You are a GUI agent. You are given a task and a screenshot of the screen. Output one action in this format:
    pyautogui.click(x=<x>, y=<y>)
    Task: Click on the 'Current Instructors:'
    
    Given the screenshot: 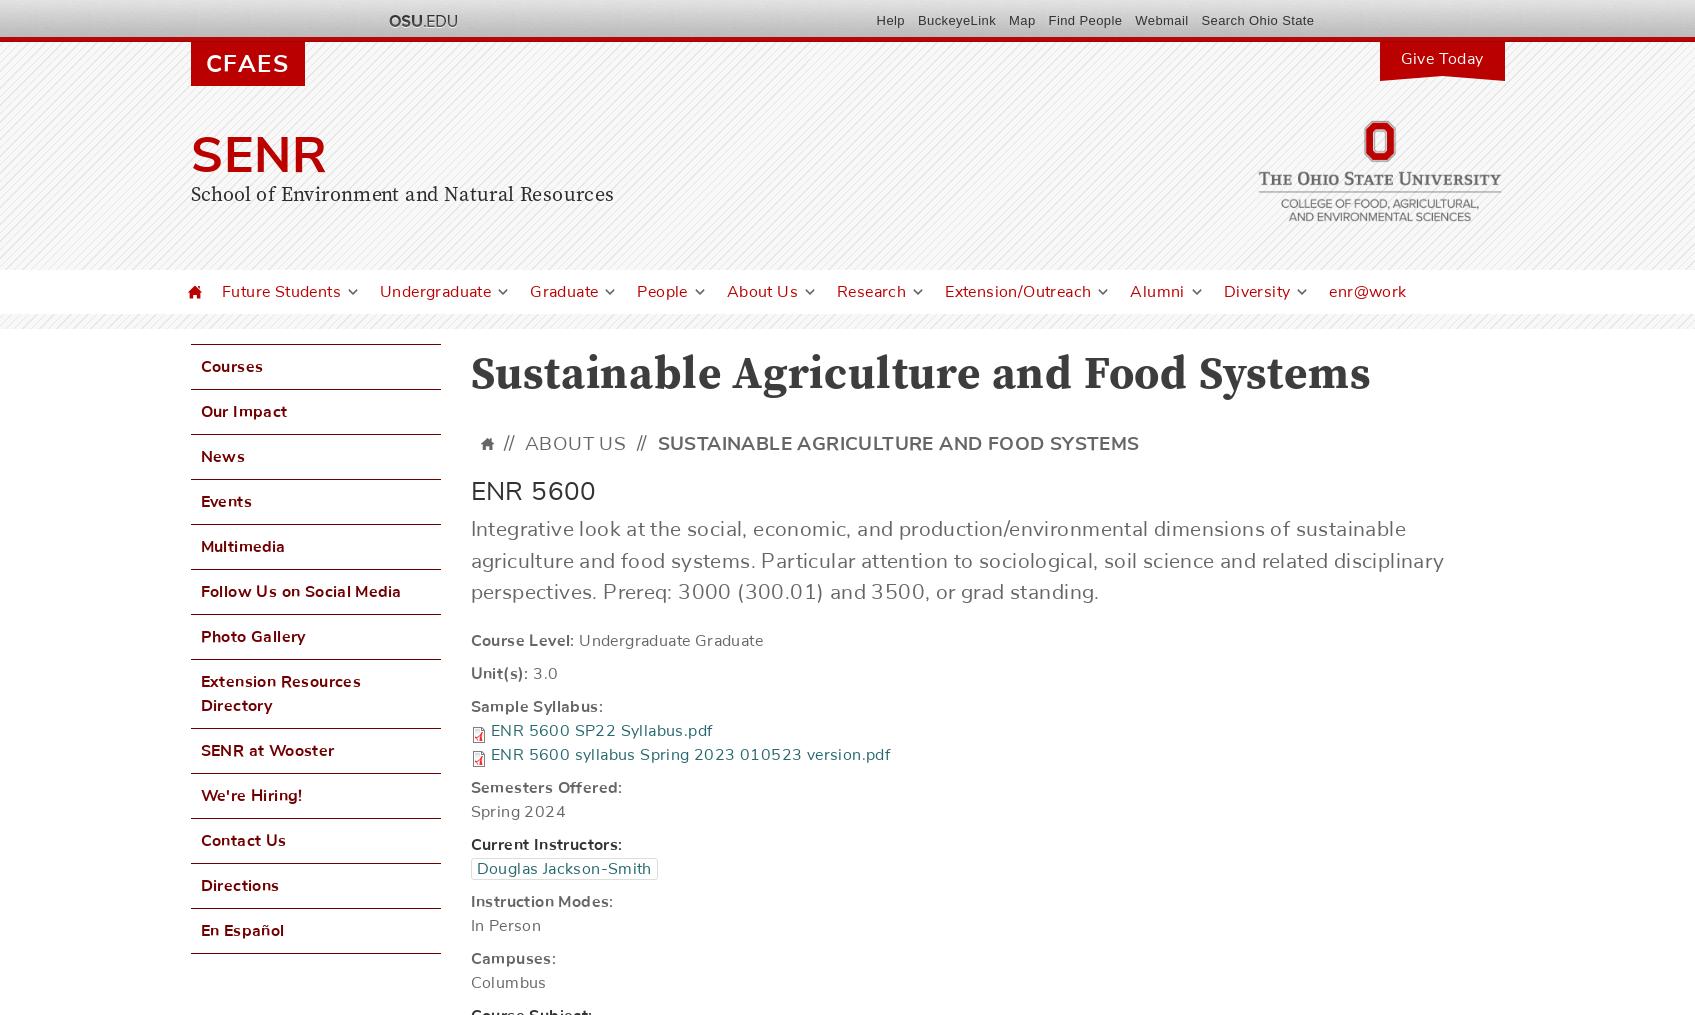 What is the action you would take?
    pyautogui.click(x=547, y=843)
    